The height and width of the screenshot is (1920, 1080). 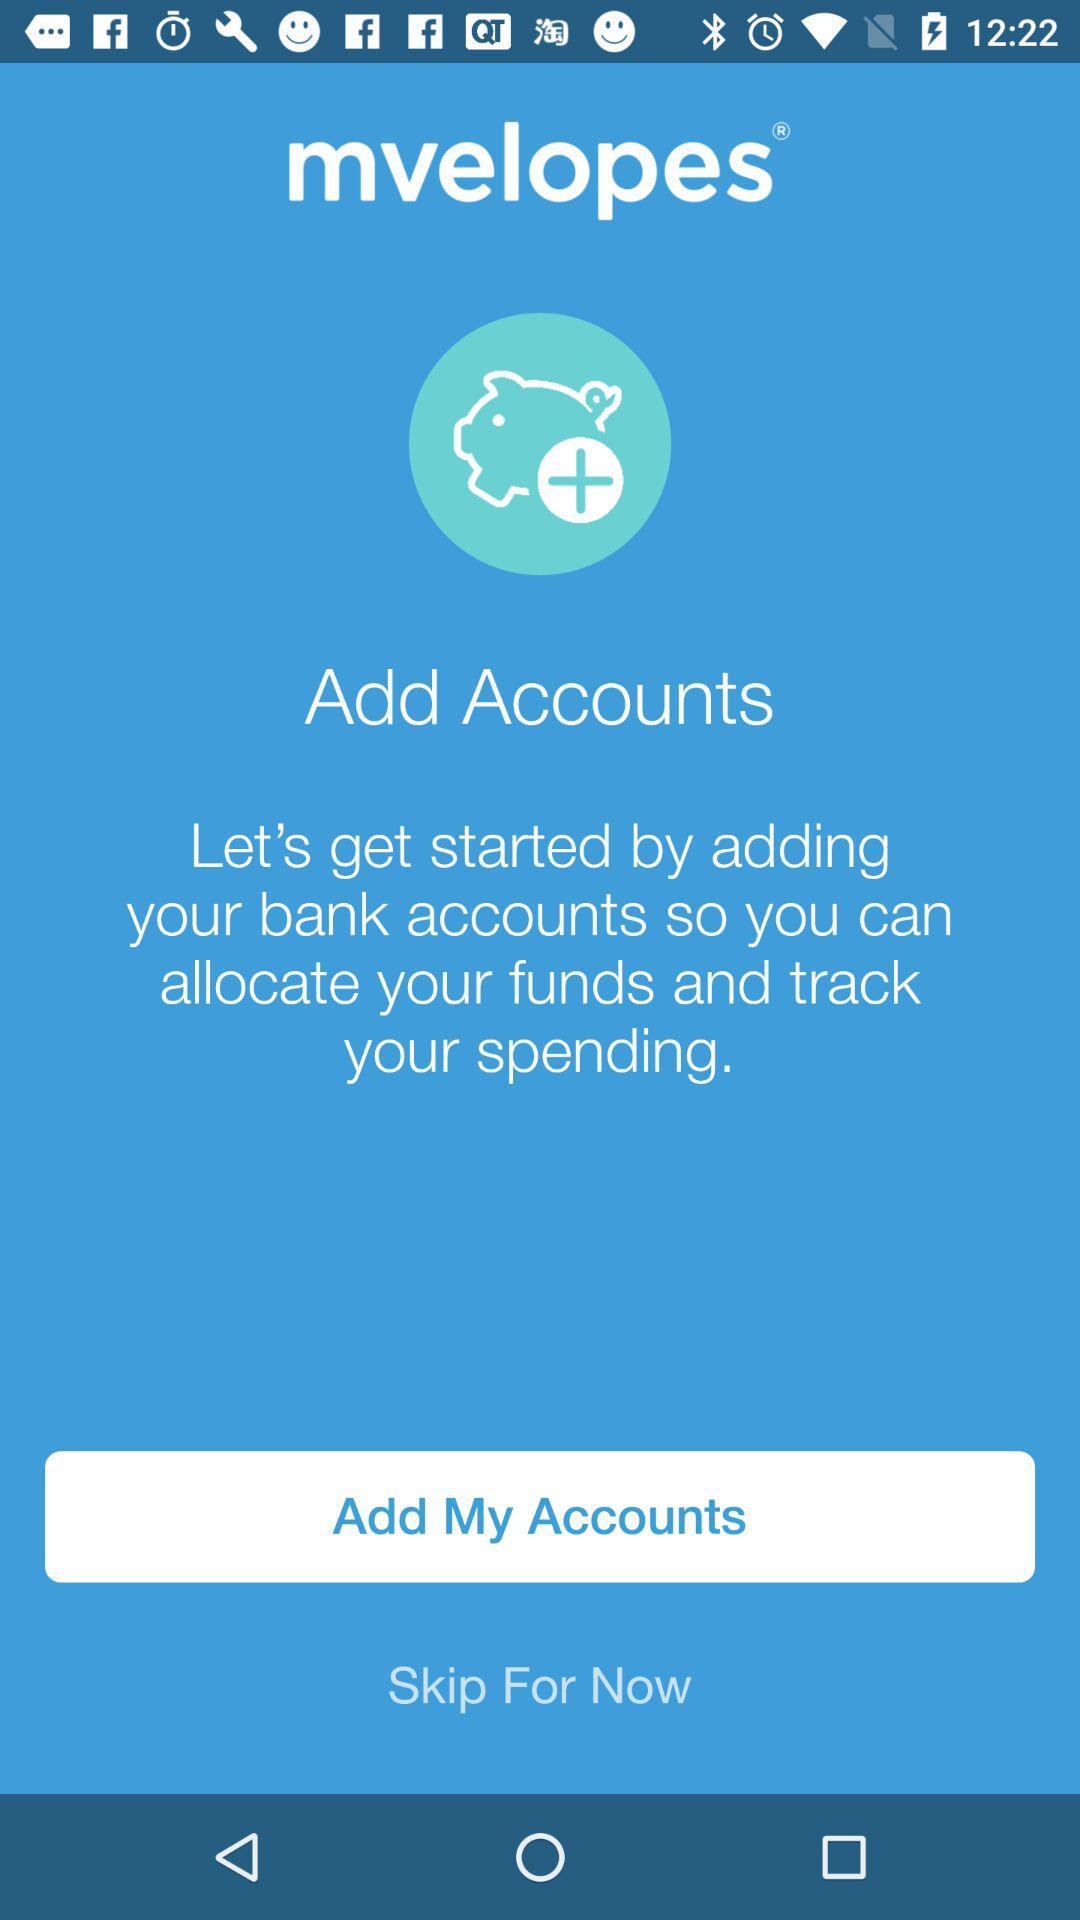 I want to click on the icon below add my accounts icon, so click(x=540, y=1687).